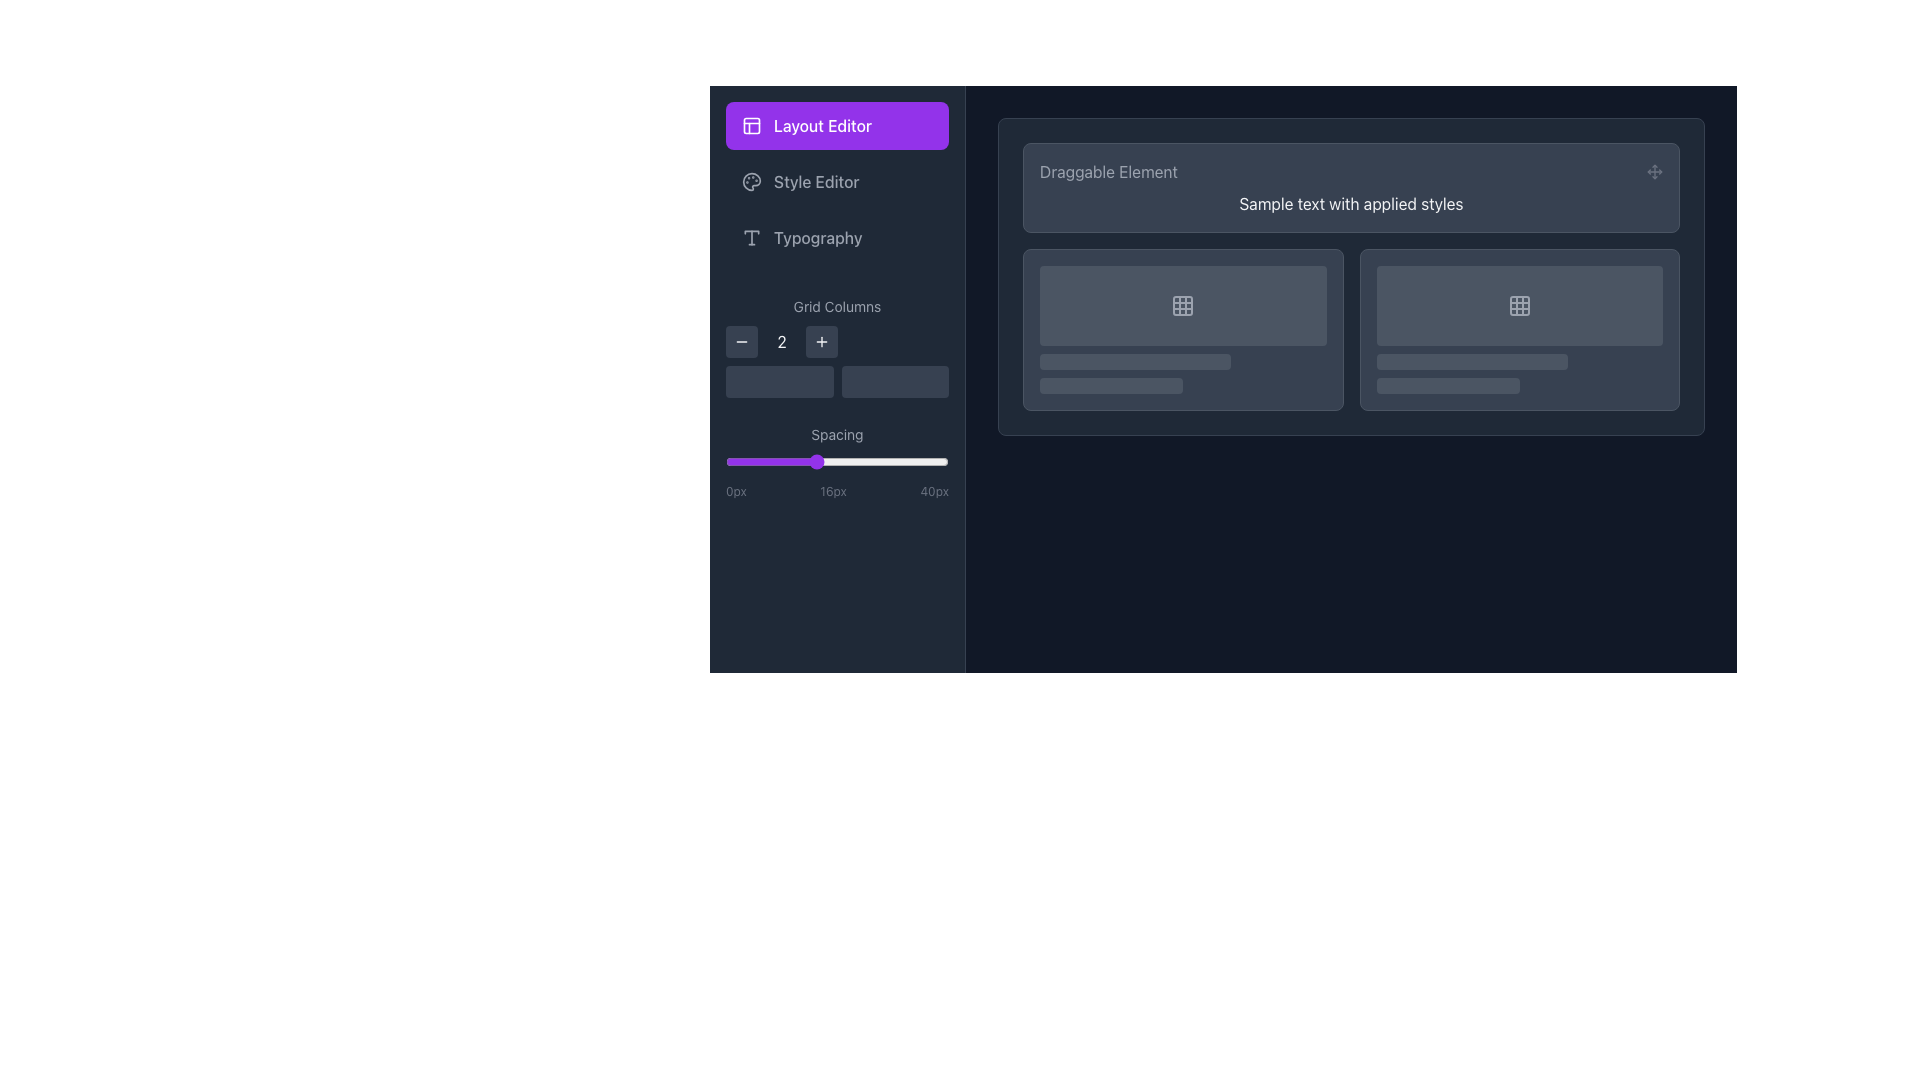 The image size is (1920, 1080). What do you see at coordinates (804, 462) in the screenshot?
I see `spacing` at bounding box center [804, 462].